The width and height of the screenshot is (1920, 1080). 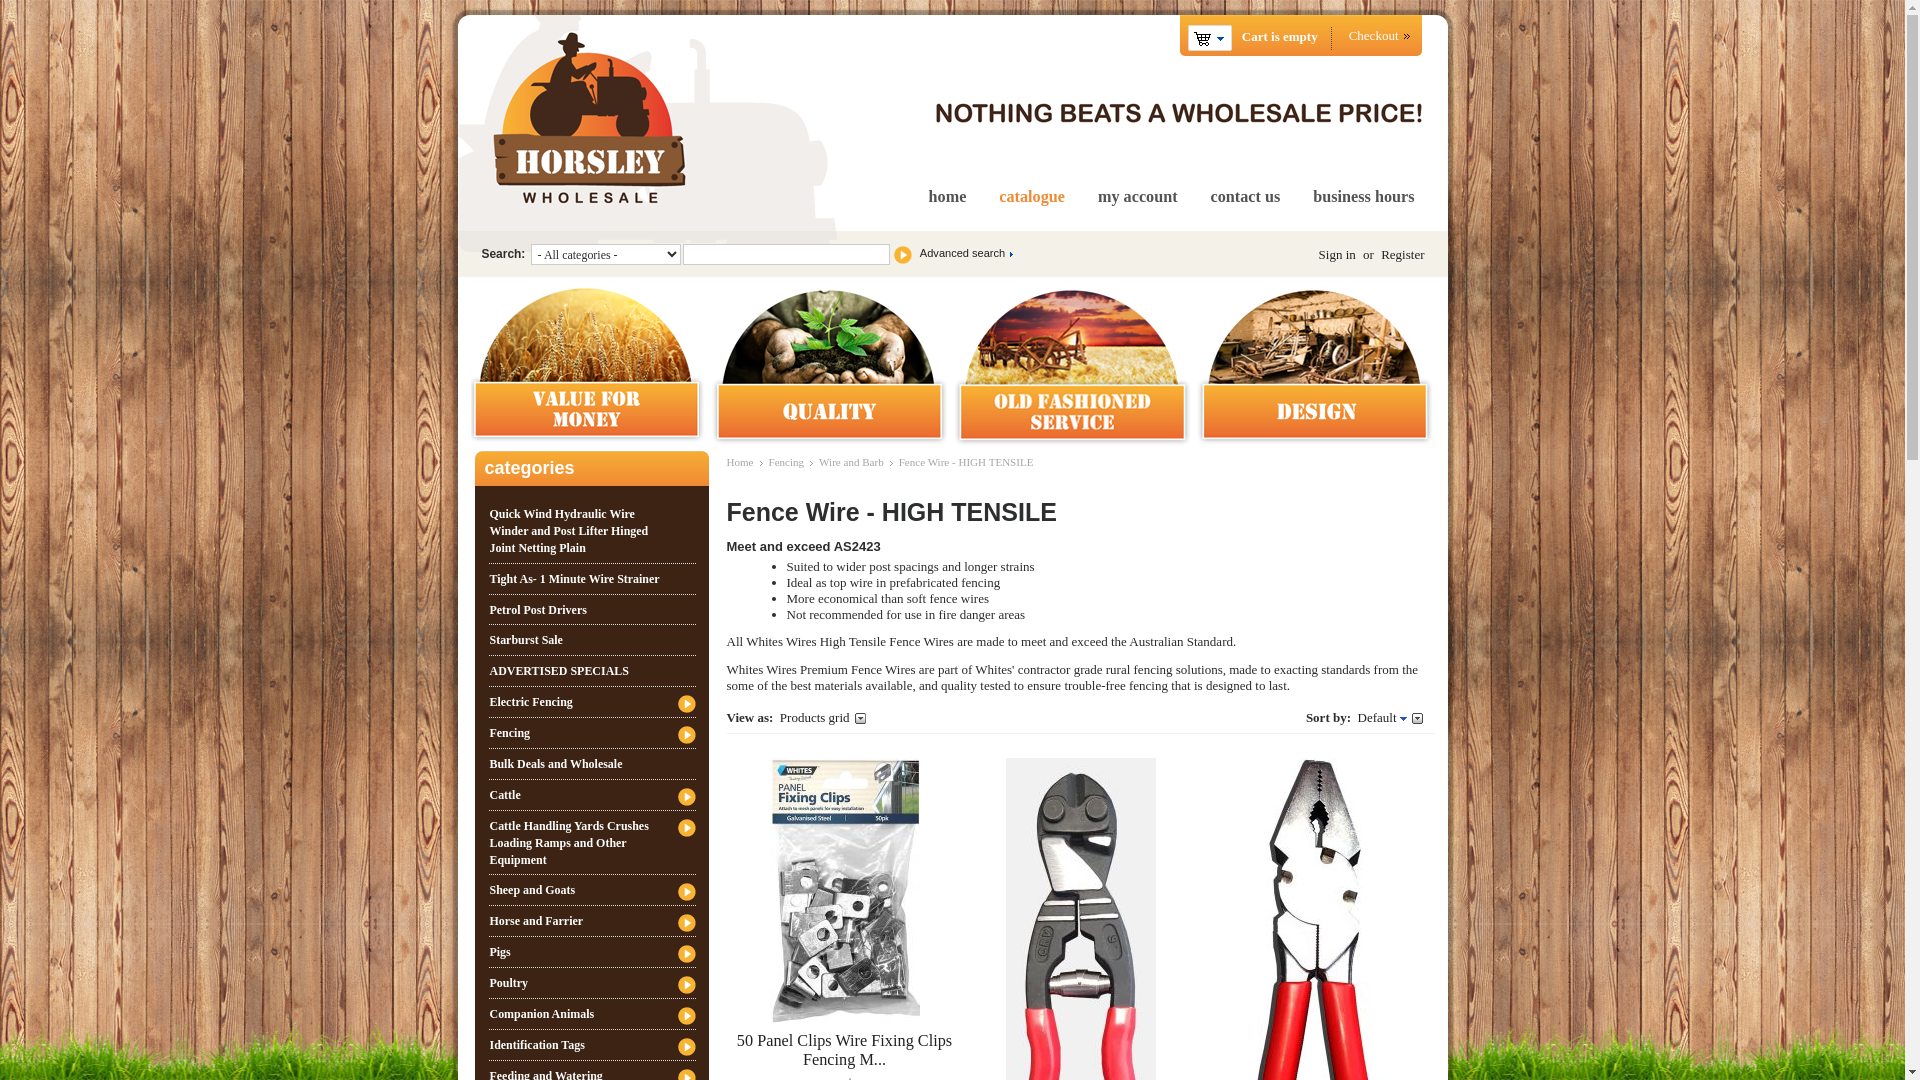 I want to click on 'ADVERTISED SPECIALS', so click(x=590, y=671).